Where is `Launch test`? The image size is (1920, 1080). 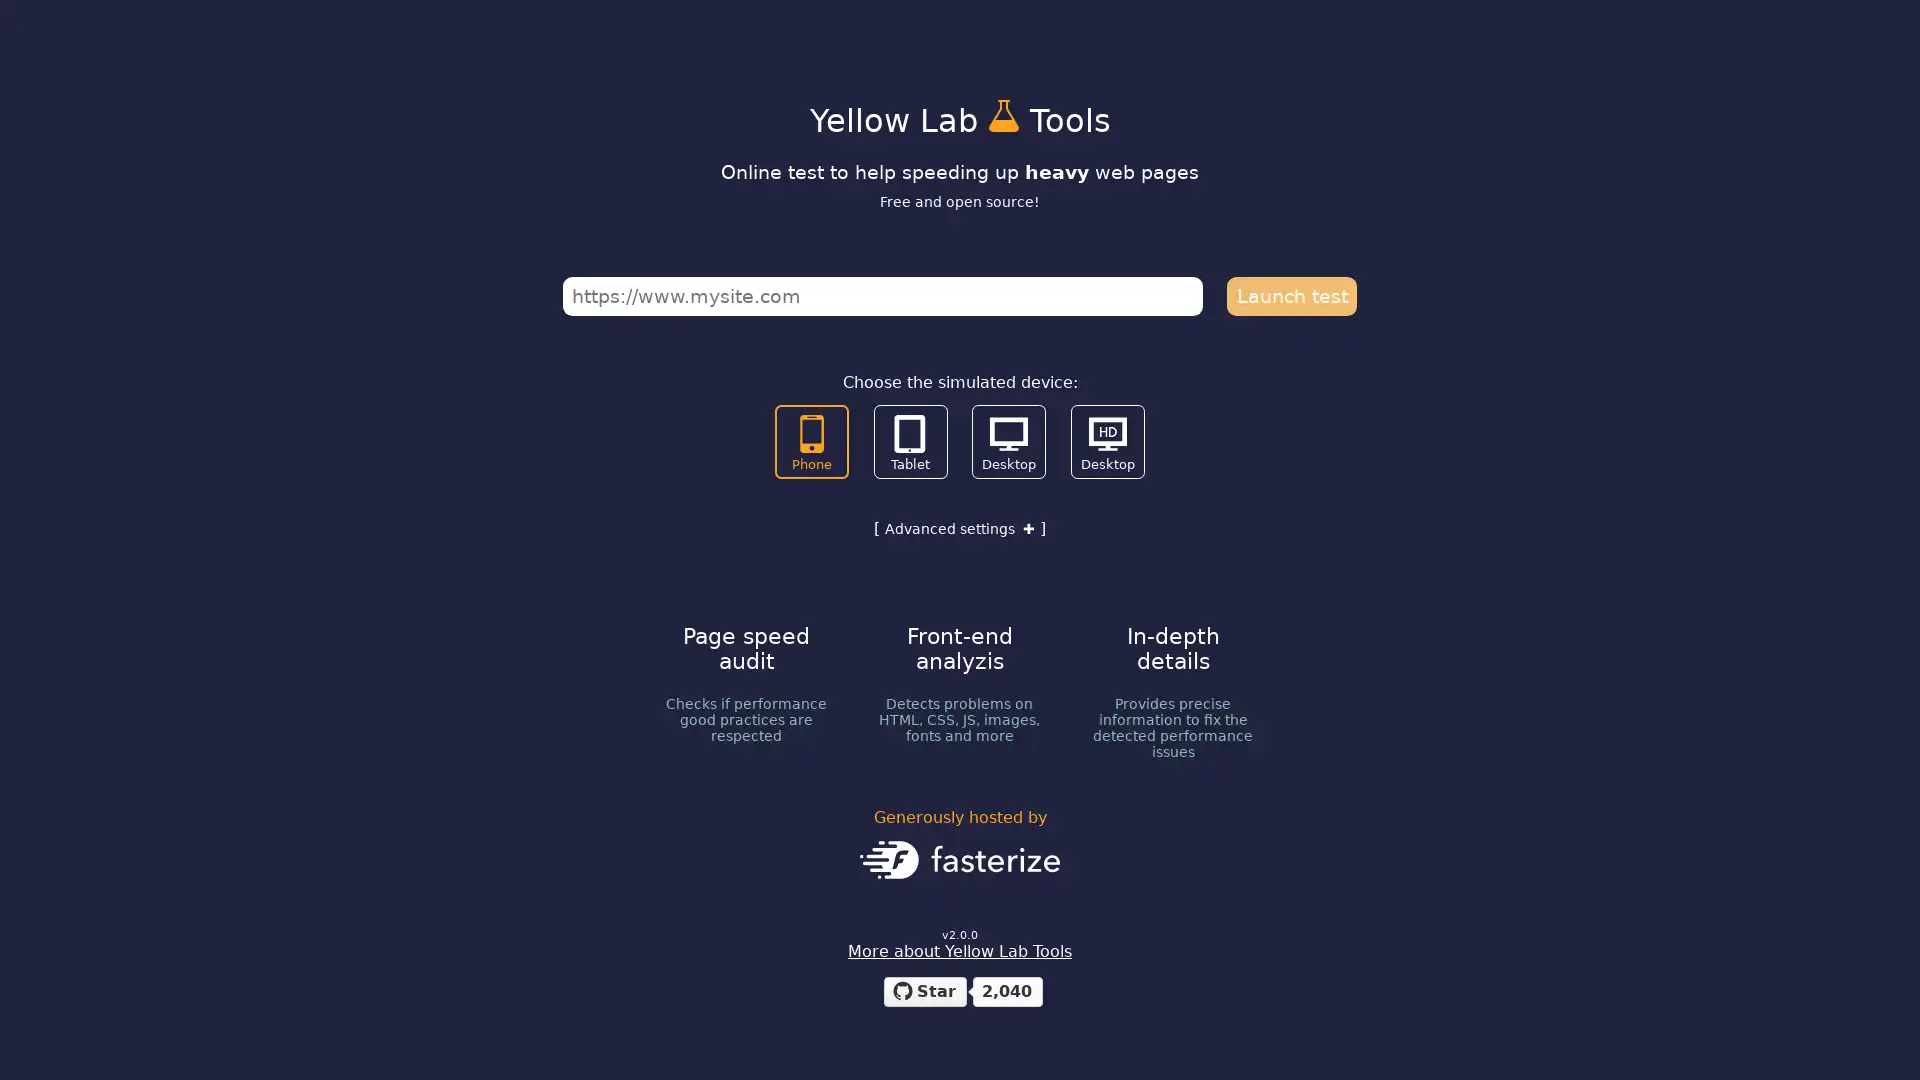 Launch test is located at coordinates (1291, 296).